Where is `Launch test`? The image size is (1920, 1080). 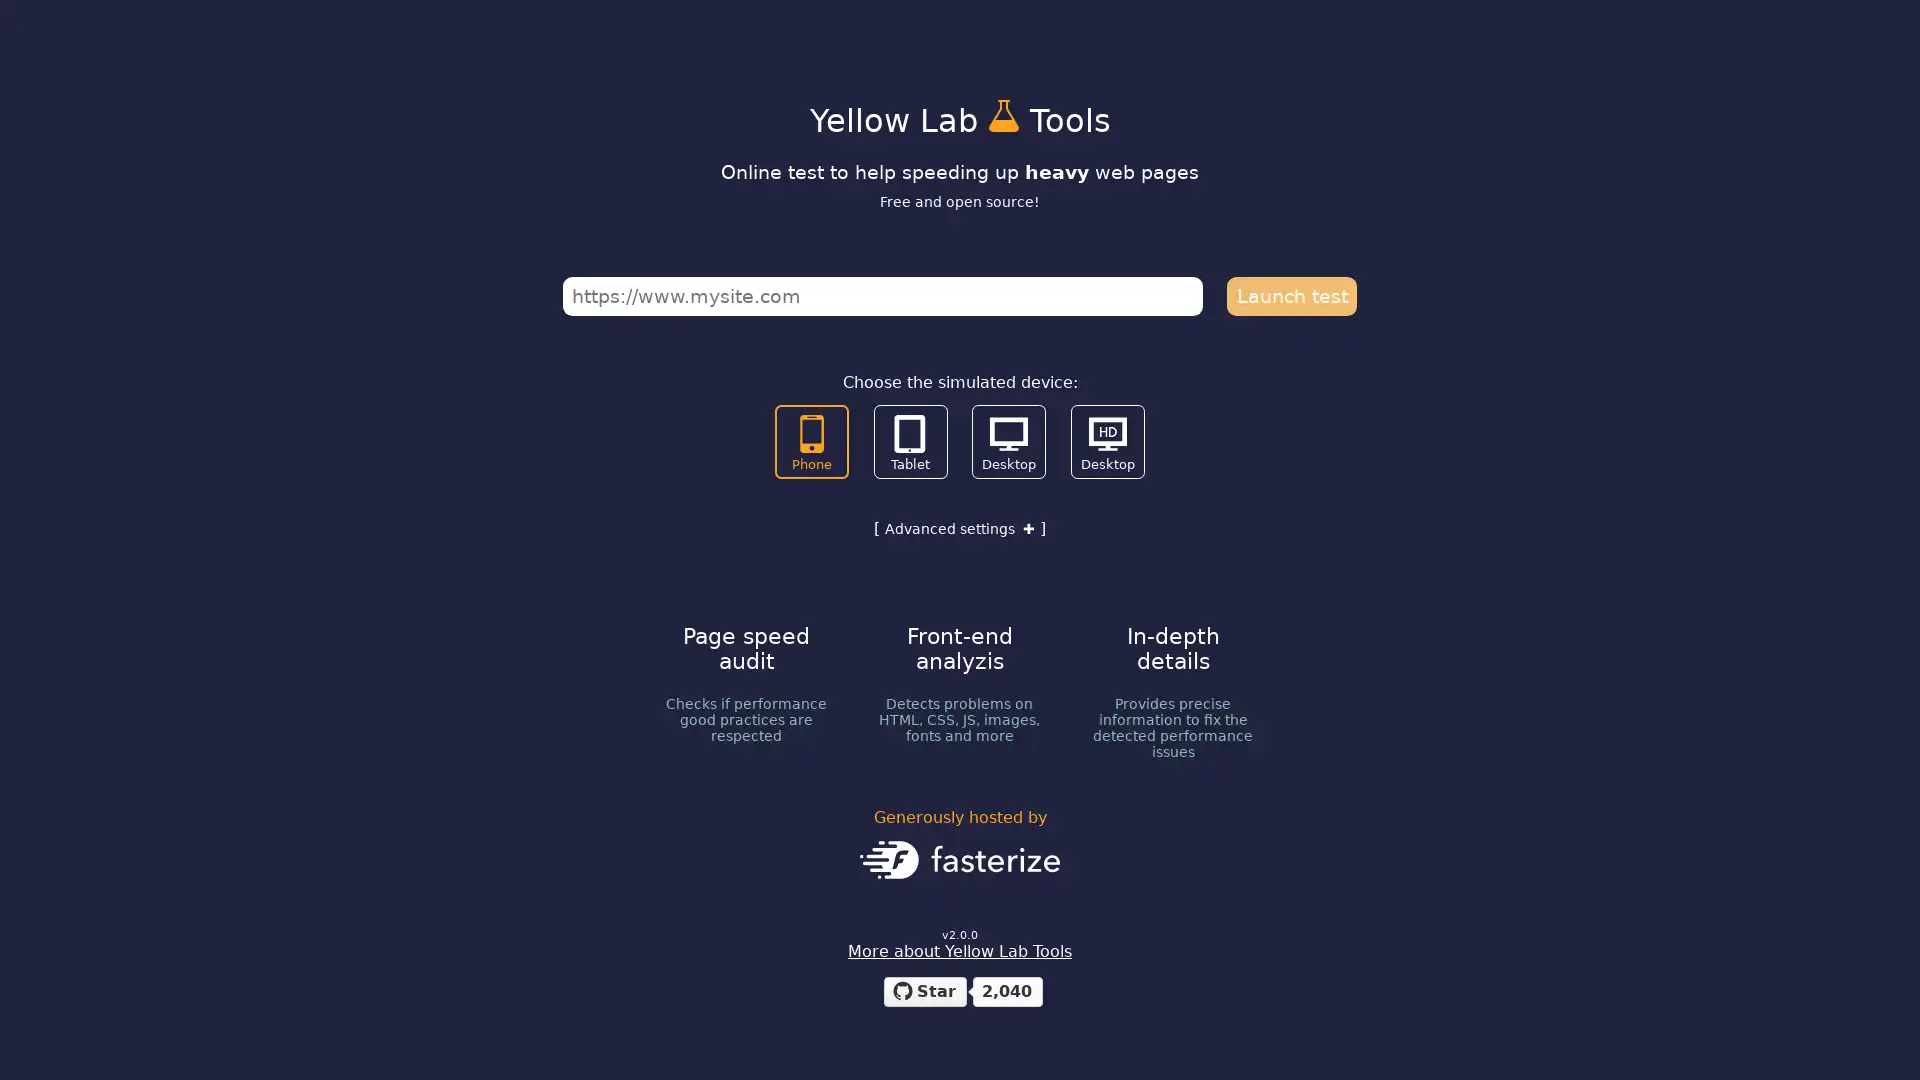 Launch test is located at coordinates (1291, 296).